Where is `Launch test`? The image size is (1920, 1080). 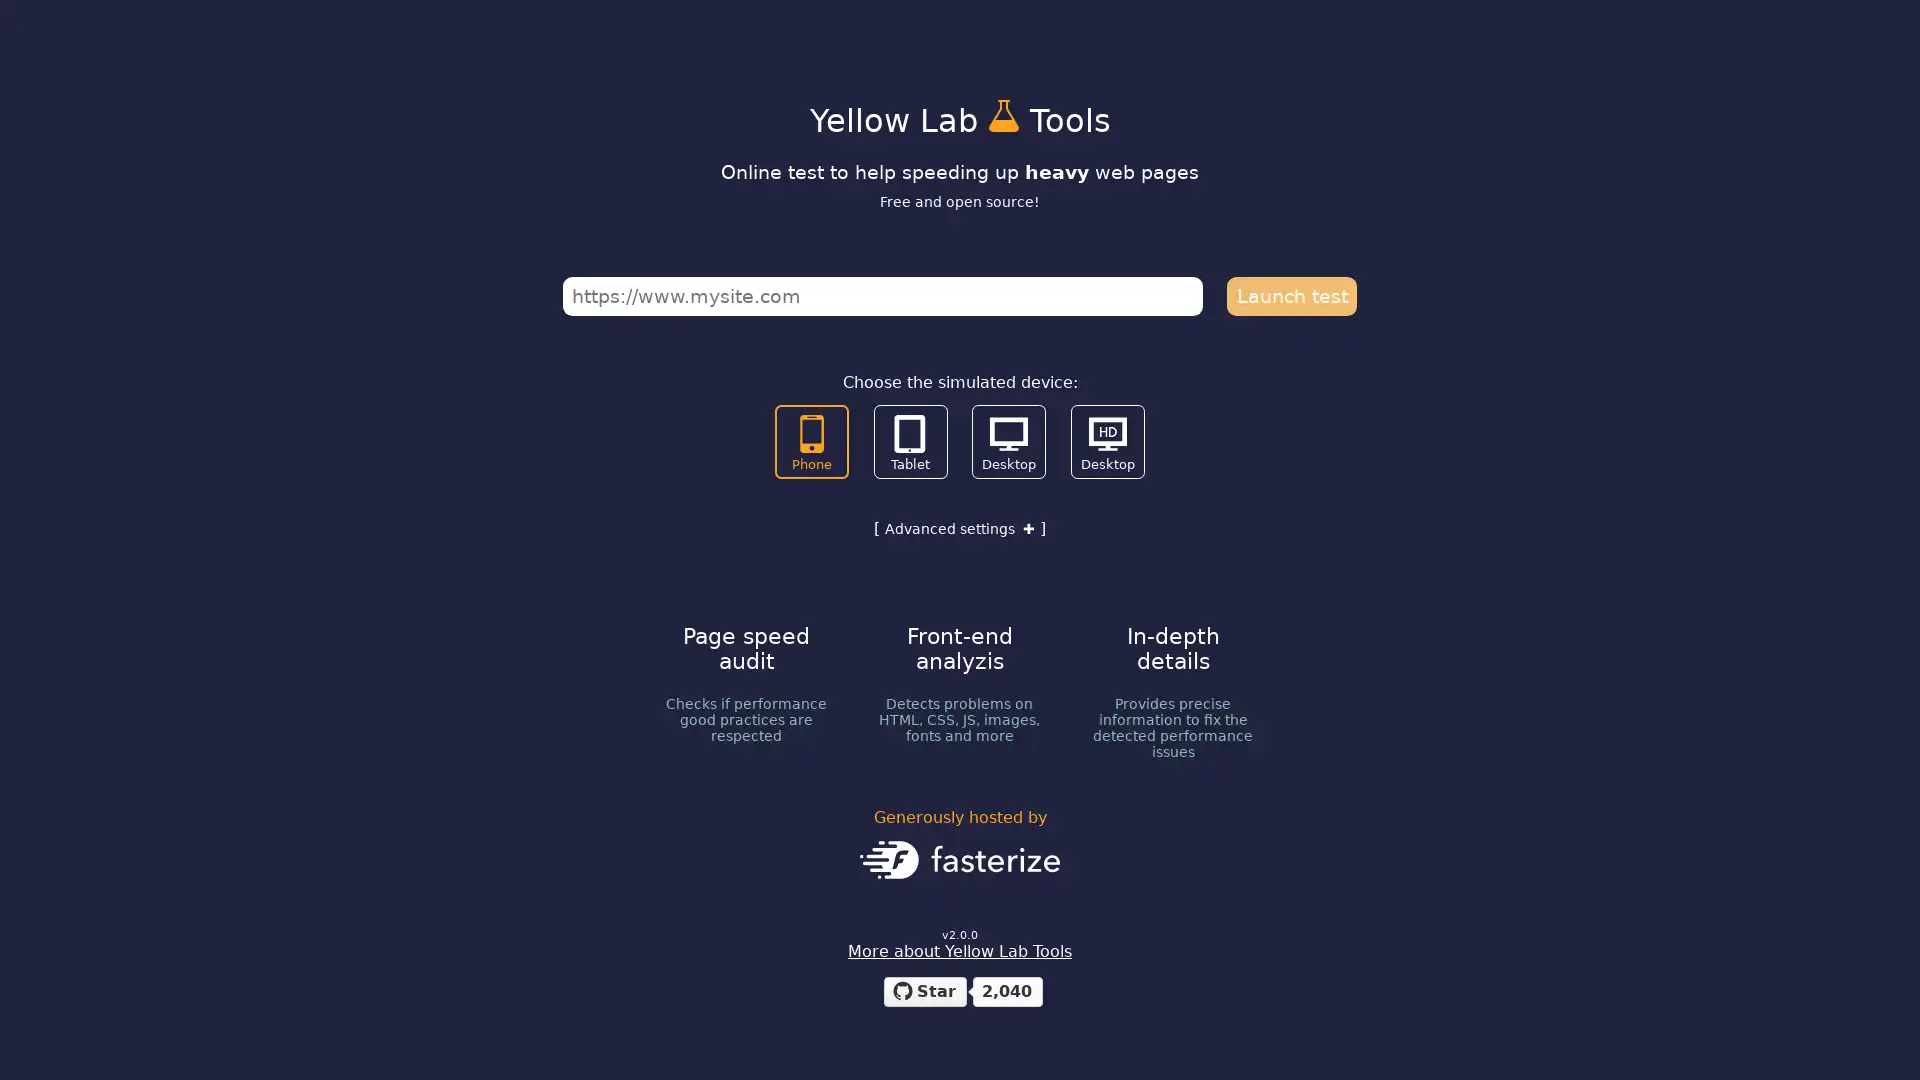 Launch test is located at coordinates (1291, 296).